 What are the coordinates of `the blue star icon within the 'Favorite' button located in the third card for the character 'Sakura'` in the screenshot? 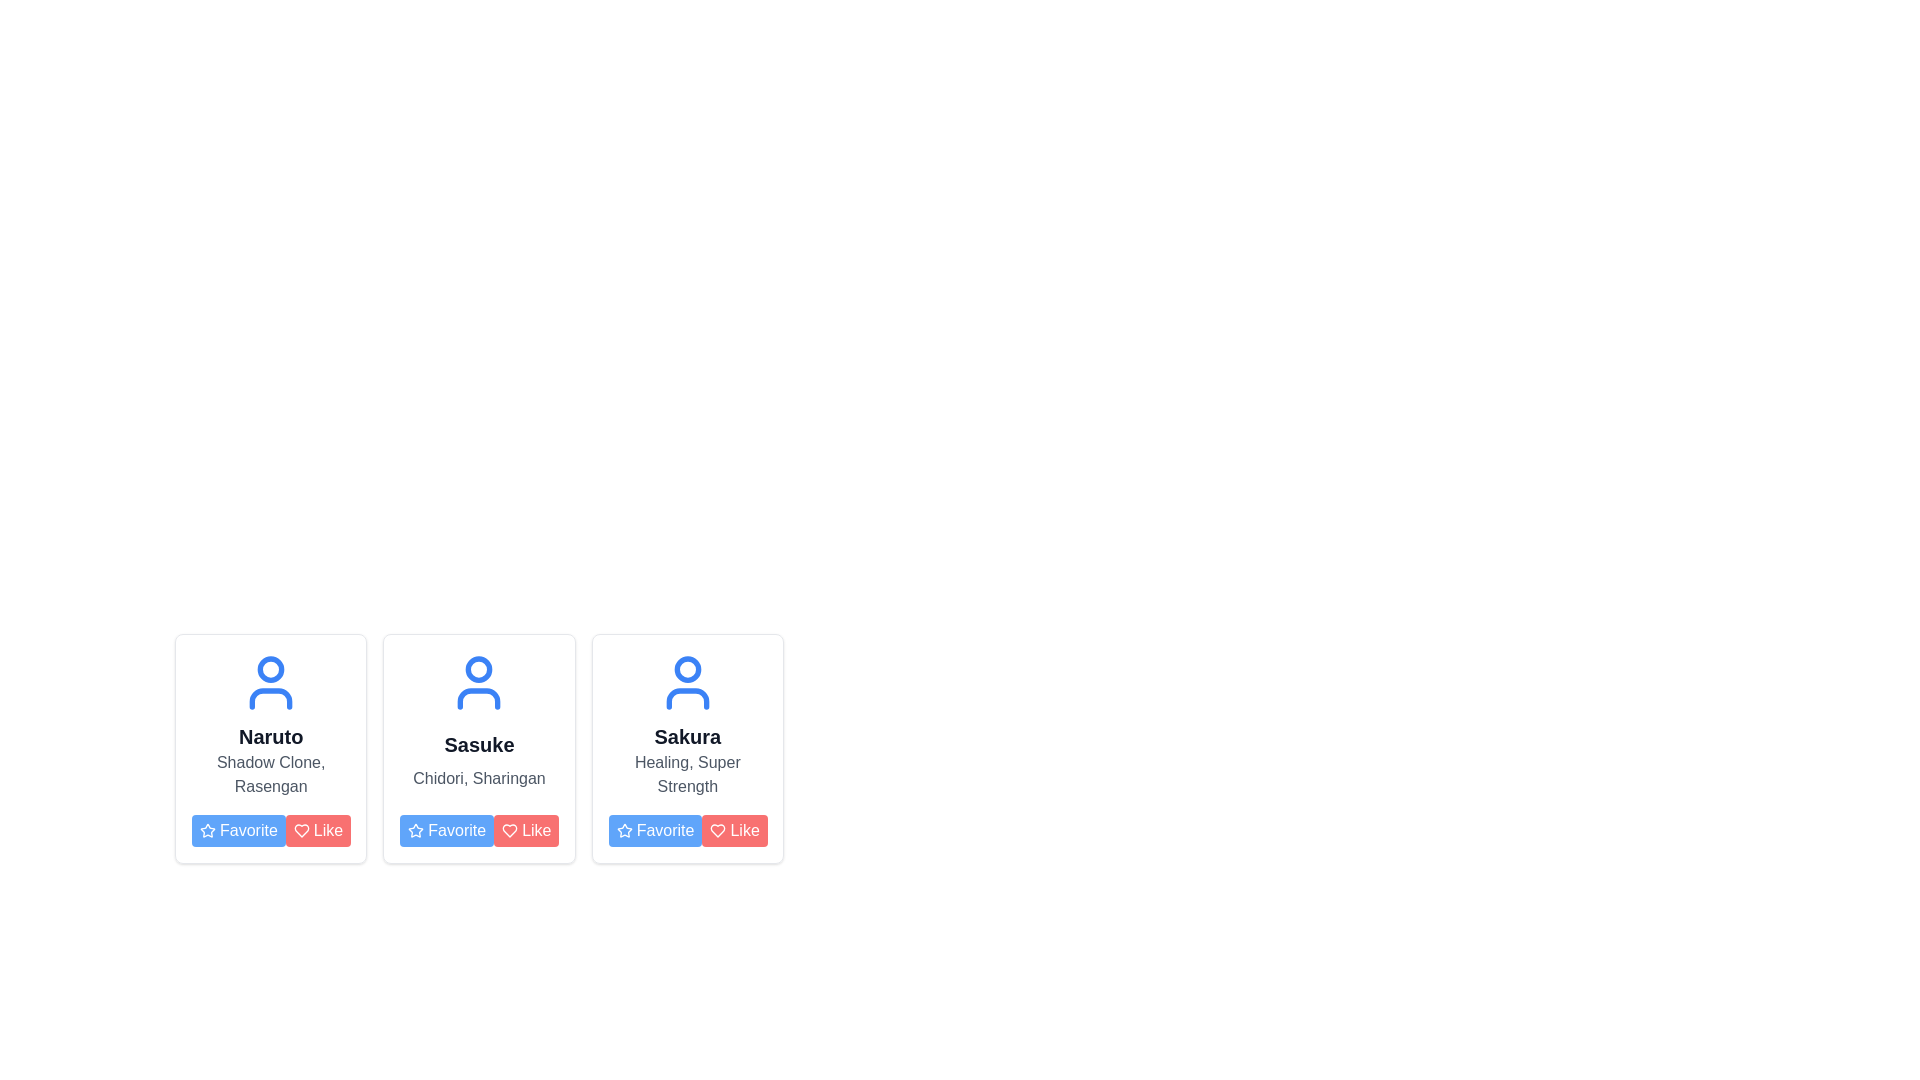 It's located at (623, 830).